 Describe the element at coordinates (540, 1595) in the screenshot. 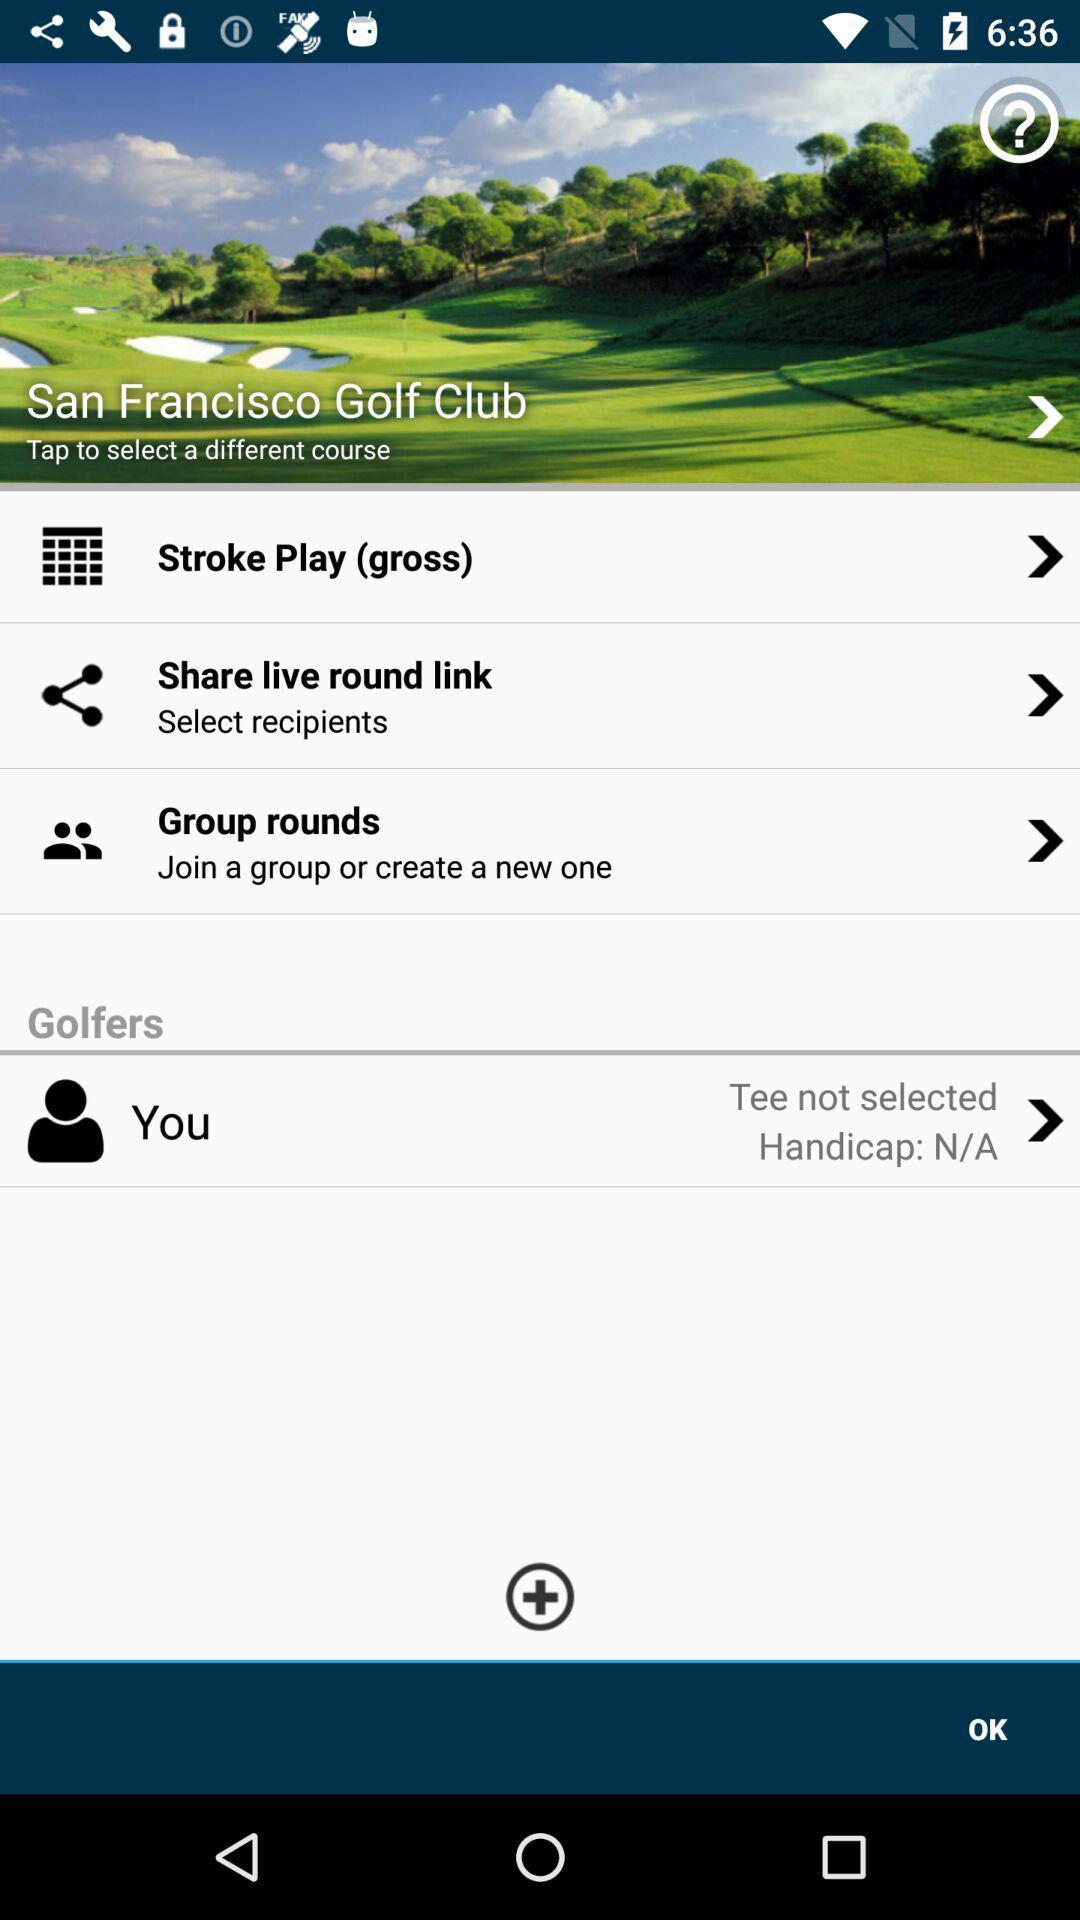

I see `your quary` at that location.